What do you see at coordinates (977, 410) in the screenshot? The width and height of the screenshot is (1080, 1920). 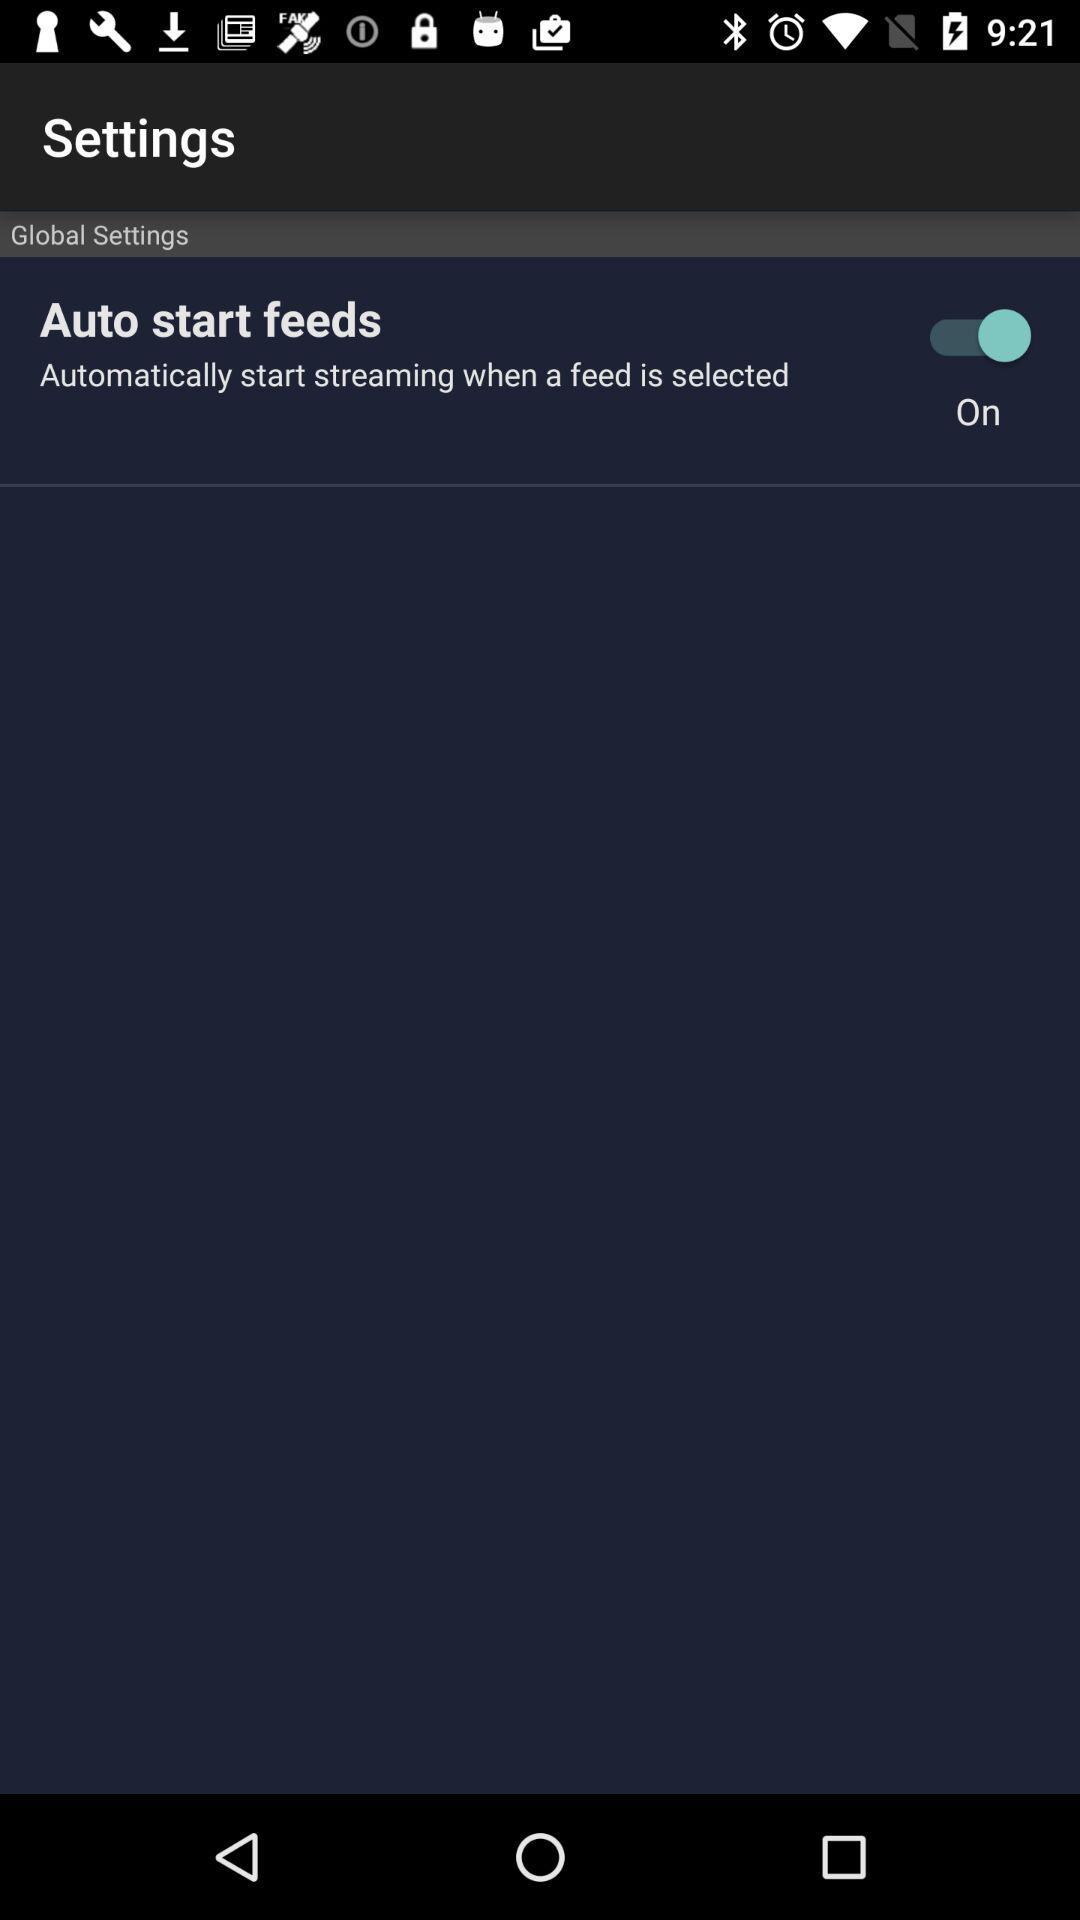 I see `the on item` at bounding box center [977, 410].